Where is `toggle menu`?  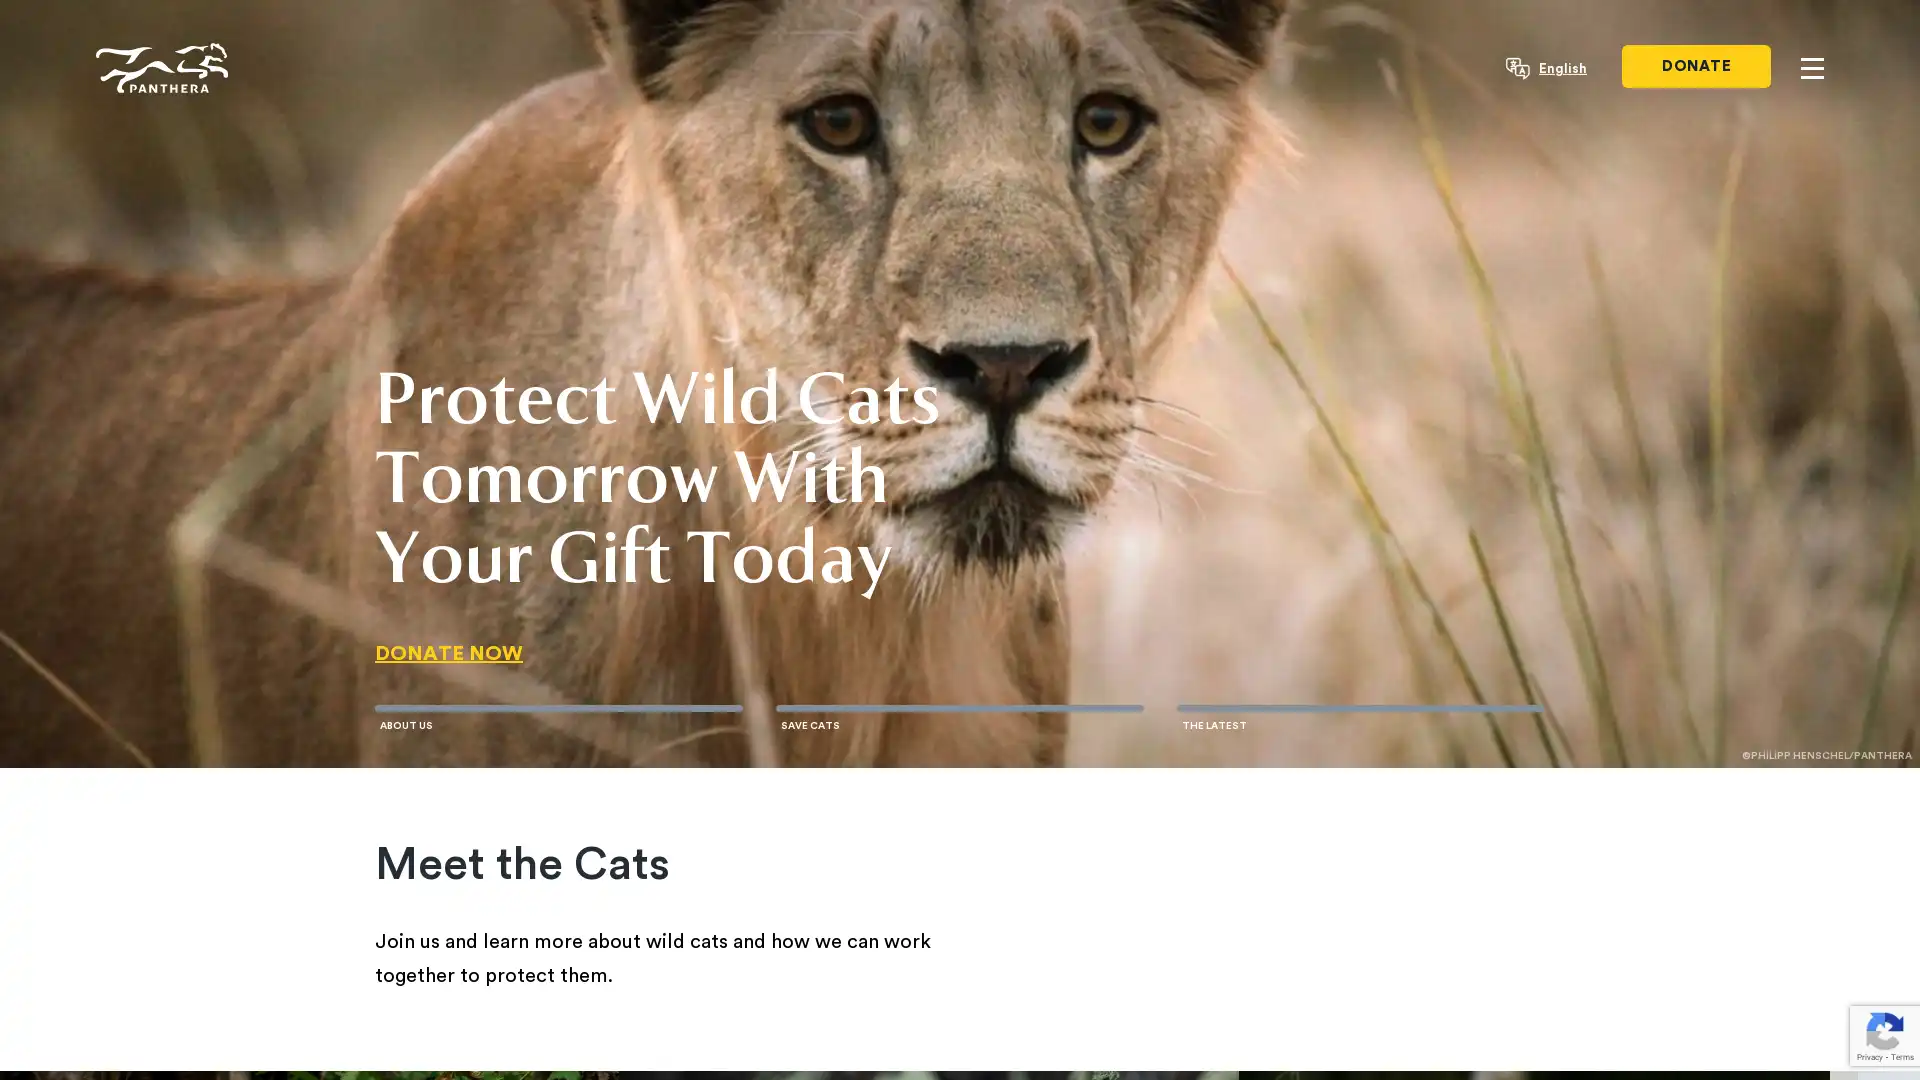 toggle menu is located at coordinates (1812, 67).